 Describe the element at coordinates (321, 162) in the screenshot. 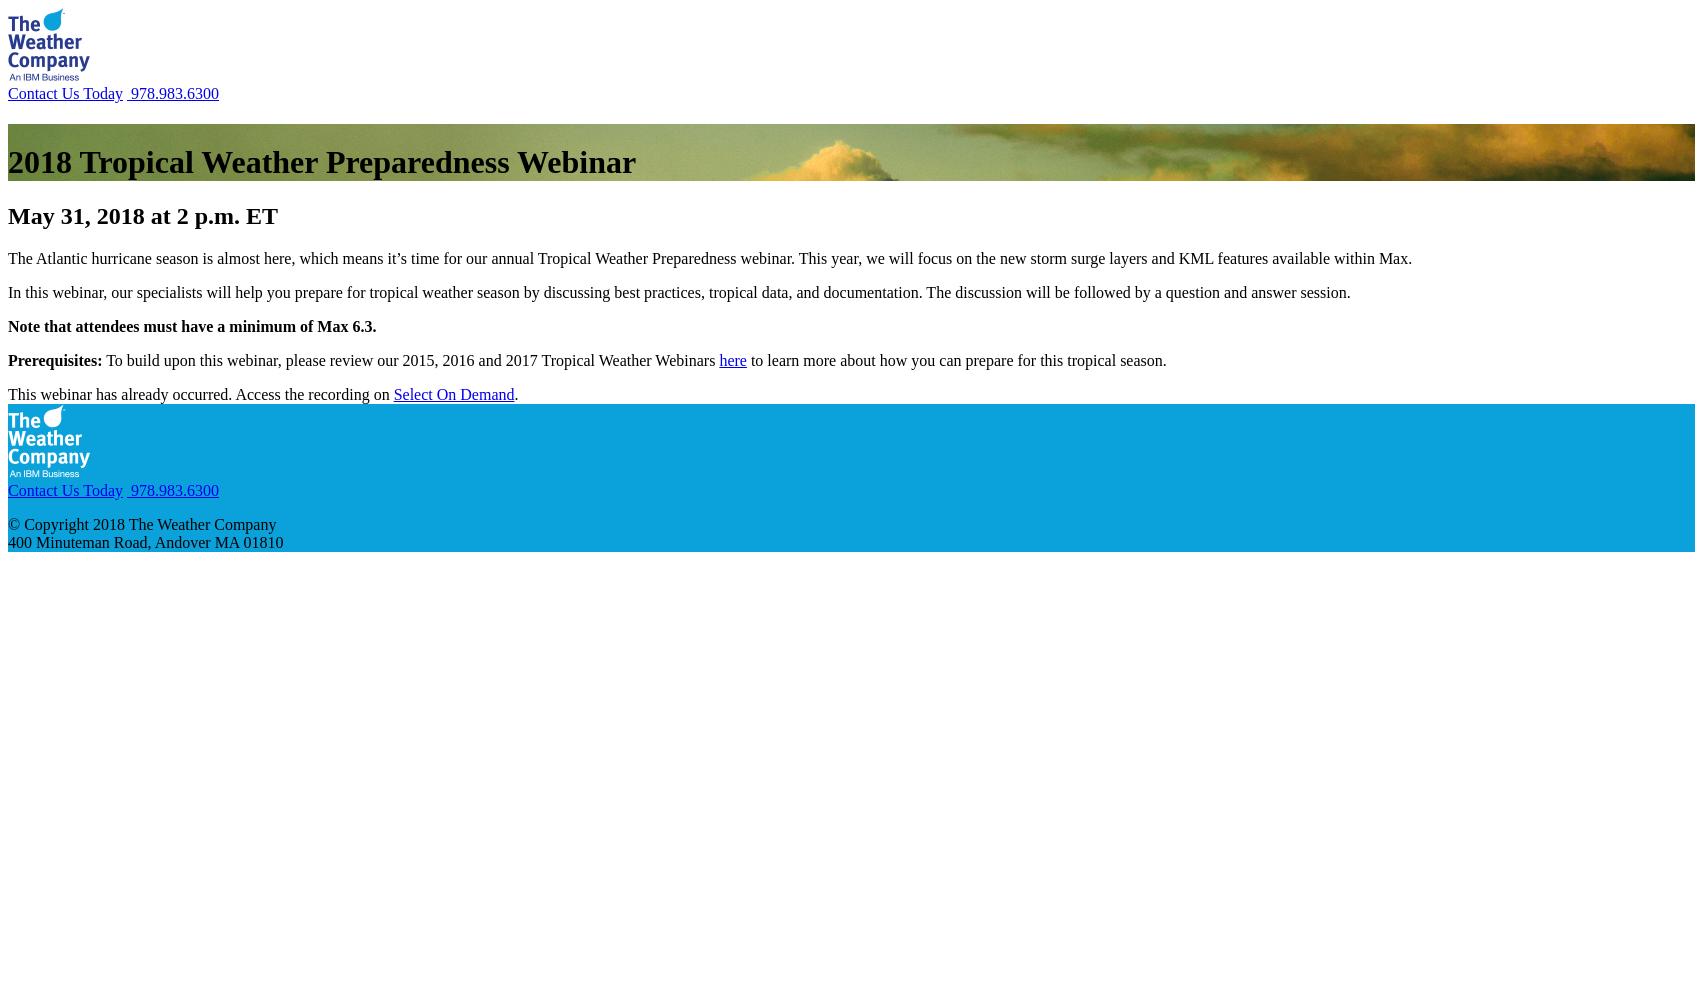

I see `'2018 Tropical Weather Preparedness Webinar'` at that location.